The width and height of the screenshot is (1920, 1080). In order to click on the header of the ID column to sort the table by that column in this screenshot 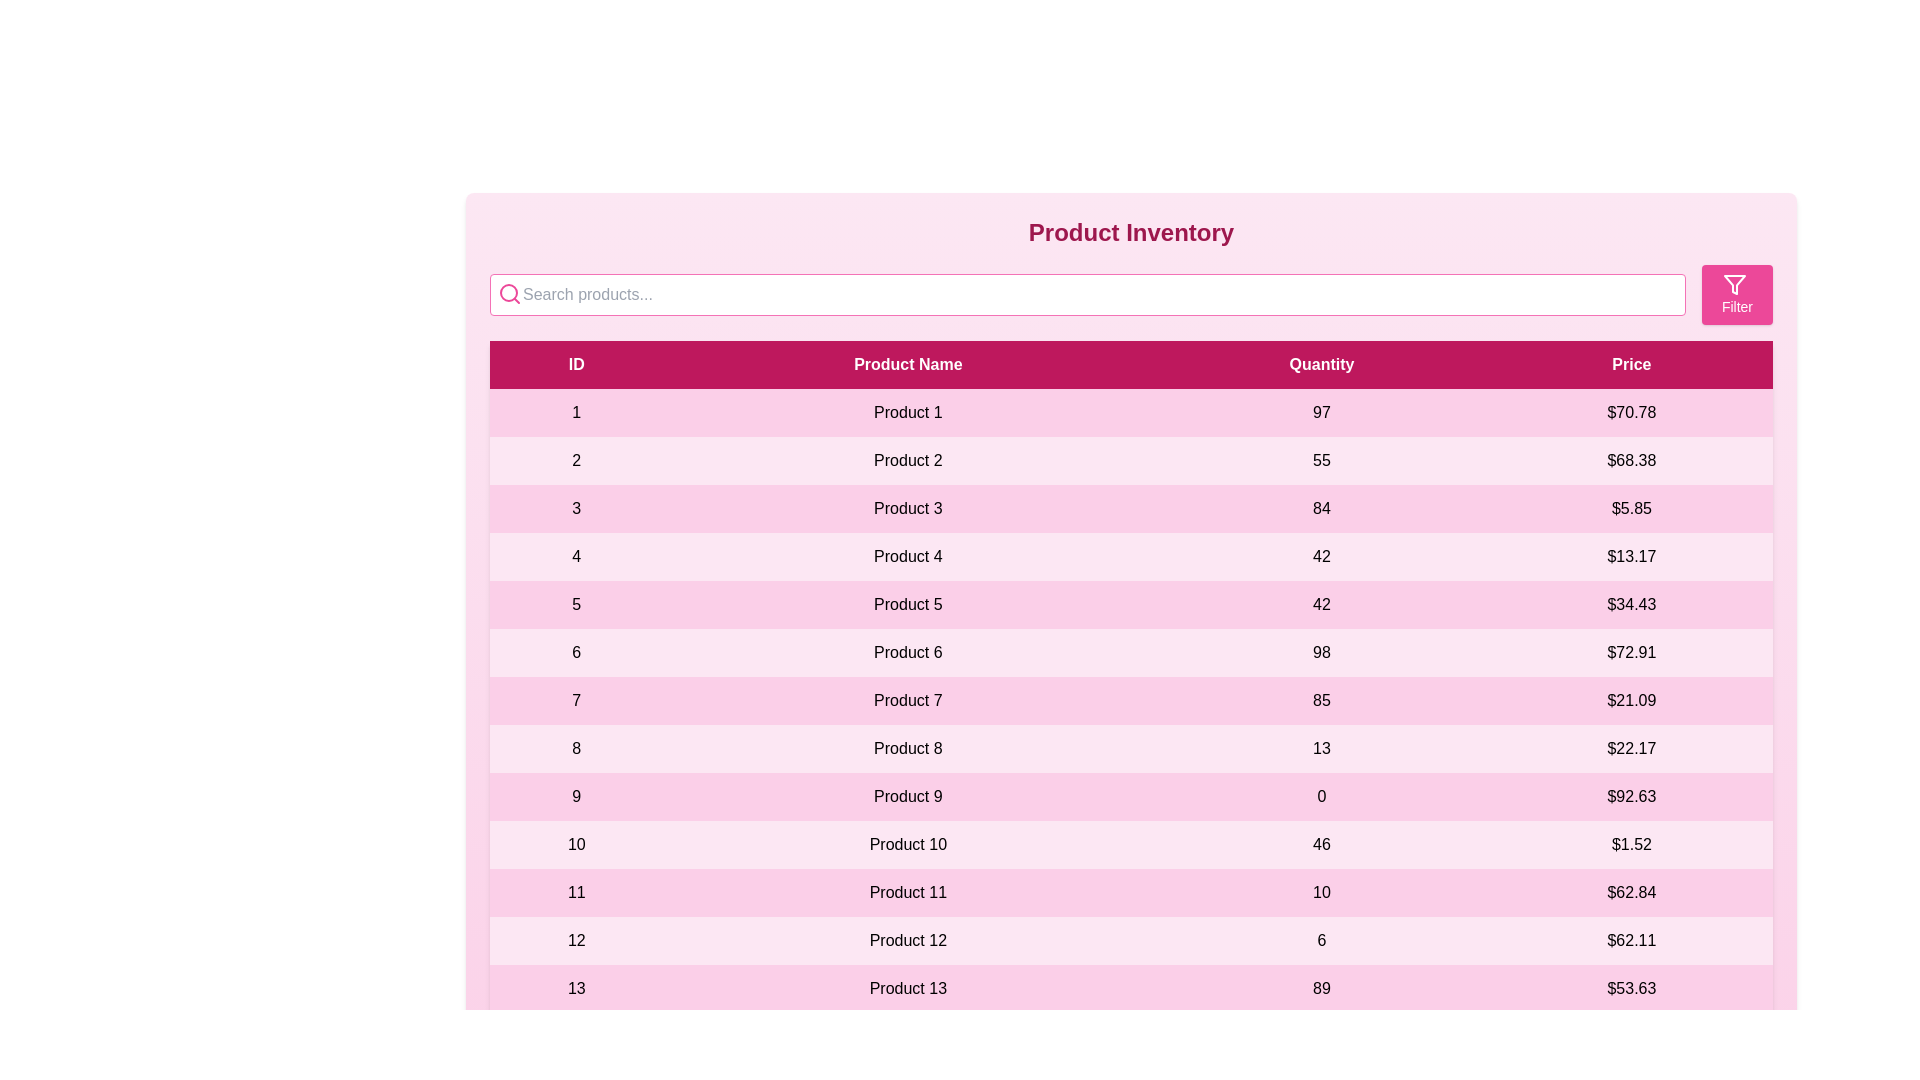, I will do `click(575, 365)`.